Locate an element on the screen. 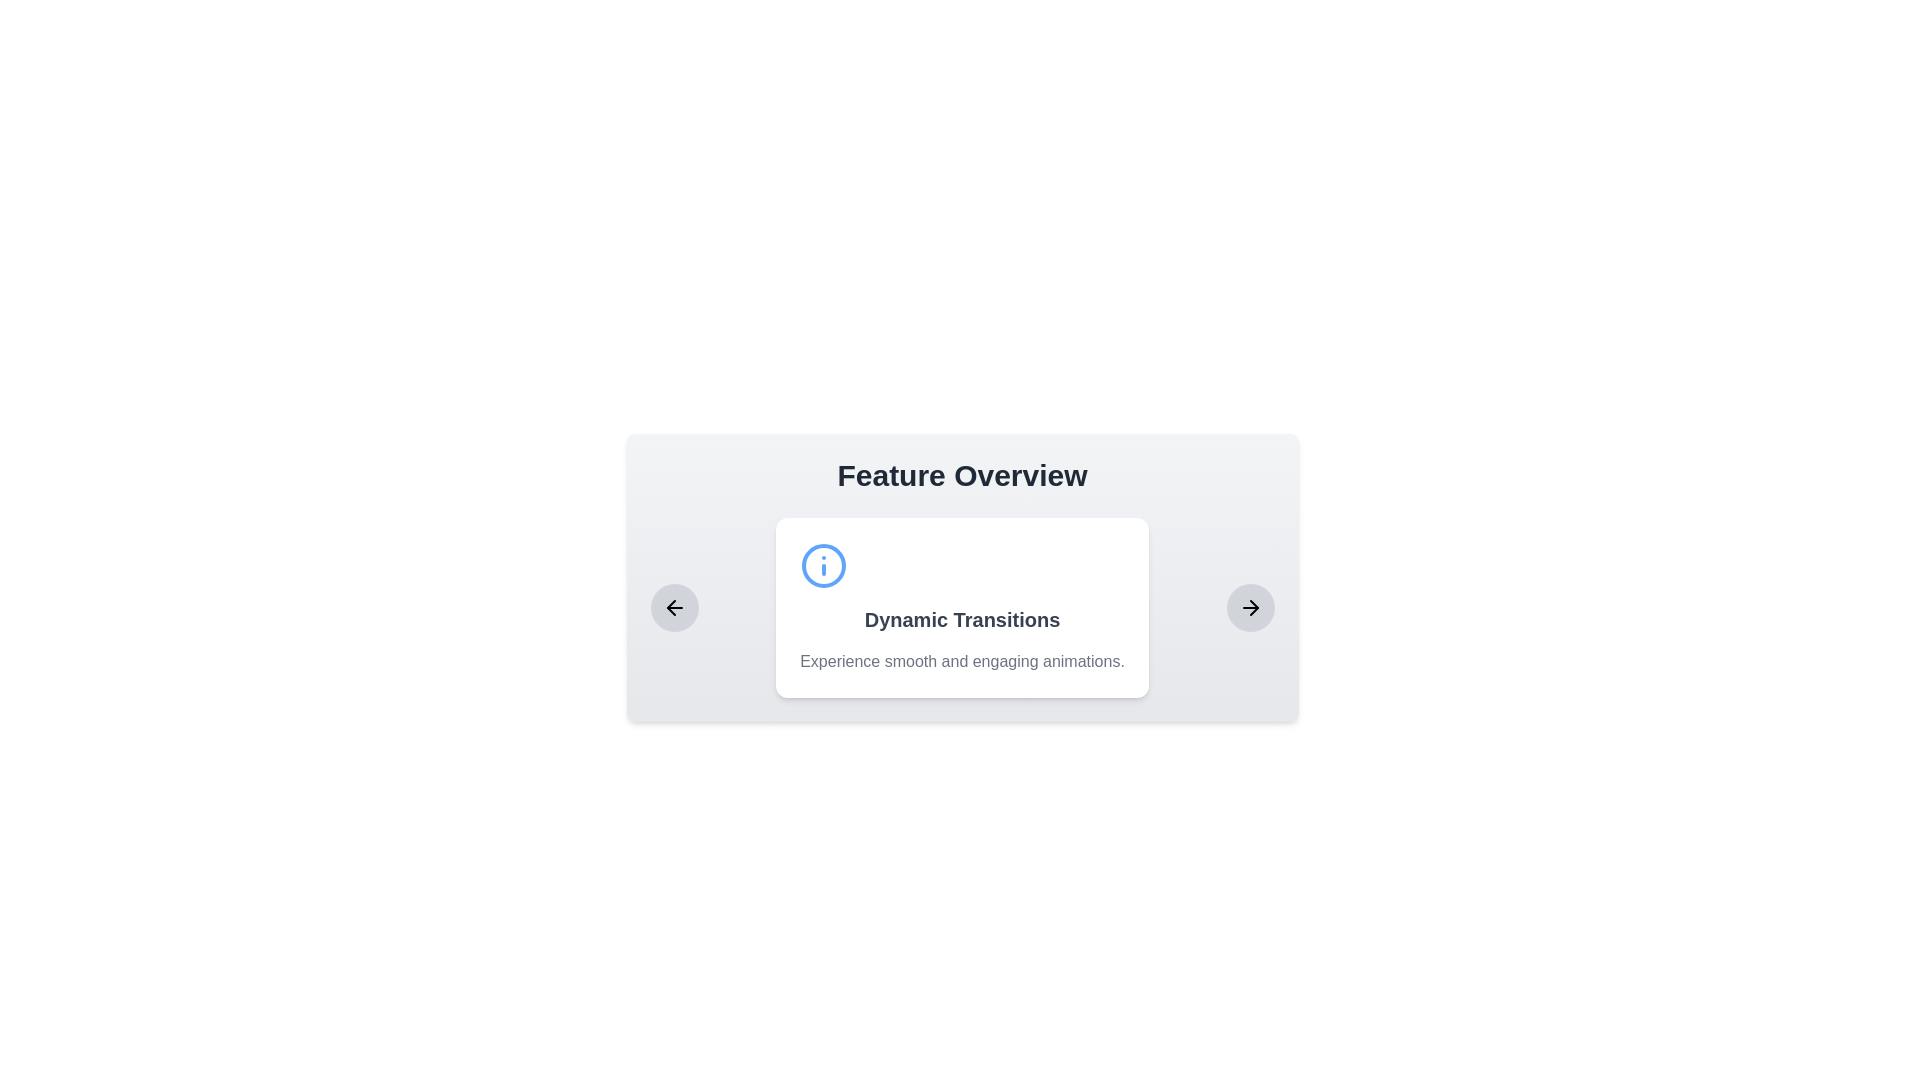 The width and height of the screenshot is (1920, 1080). the button with an embedded SVG icon that navigates to previous content is located at coordinates (674, 607).